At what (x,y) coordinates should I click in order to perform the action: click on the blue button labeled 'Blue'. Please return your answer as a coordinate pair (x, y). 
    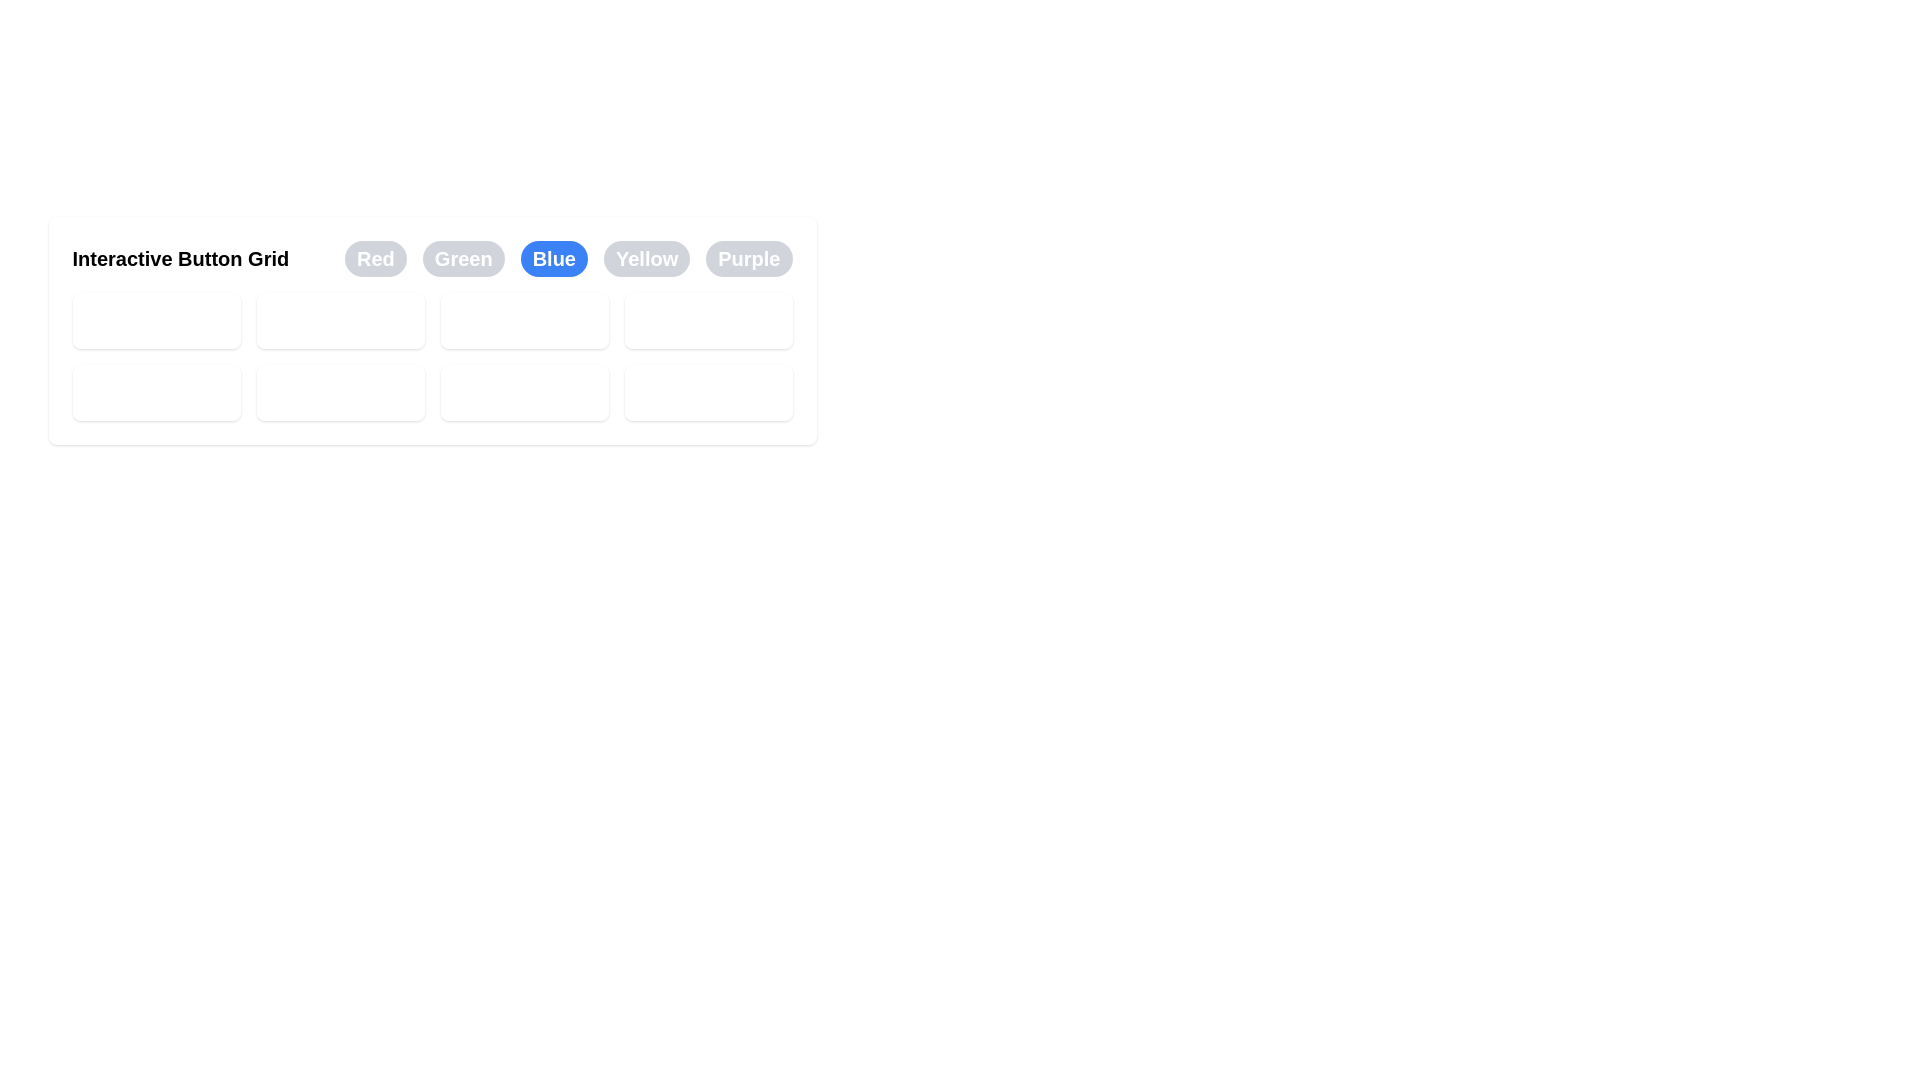
    Looking at the image, I should click on (554, 257).